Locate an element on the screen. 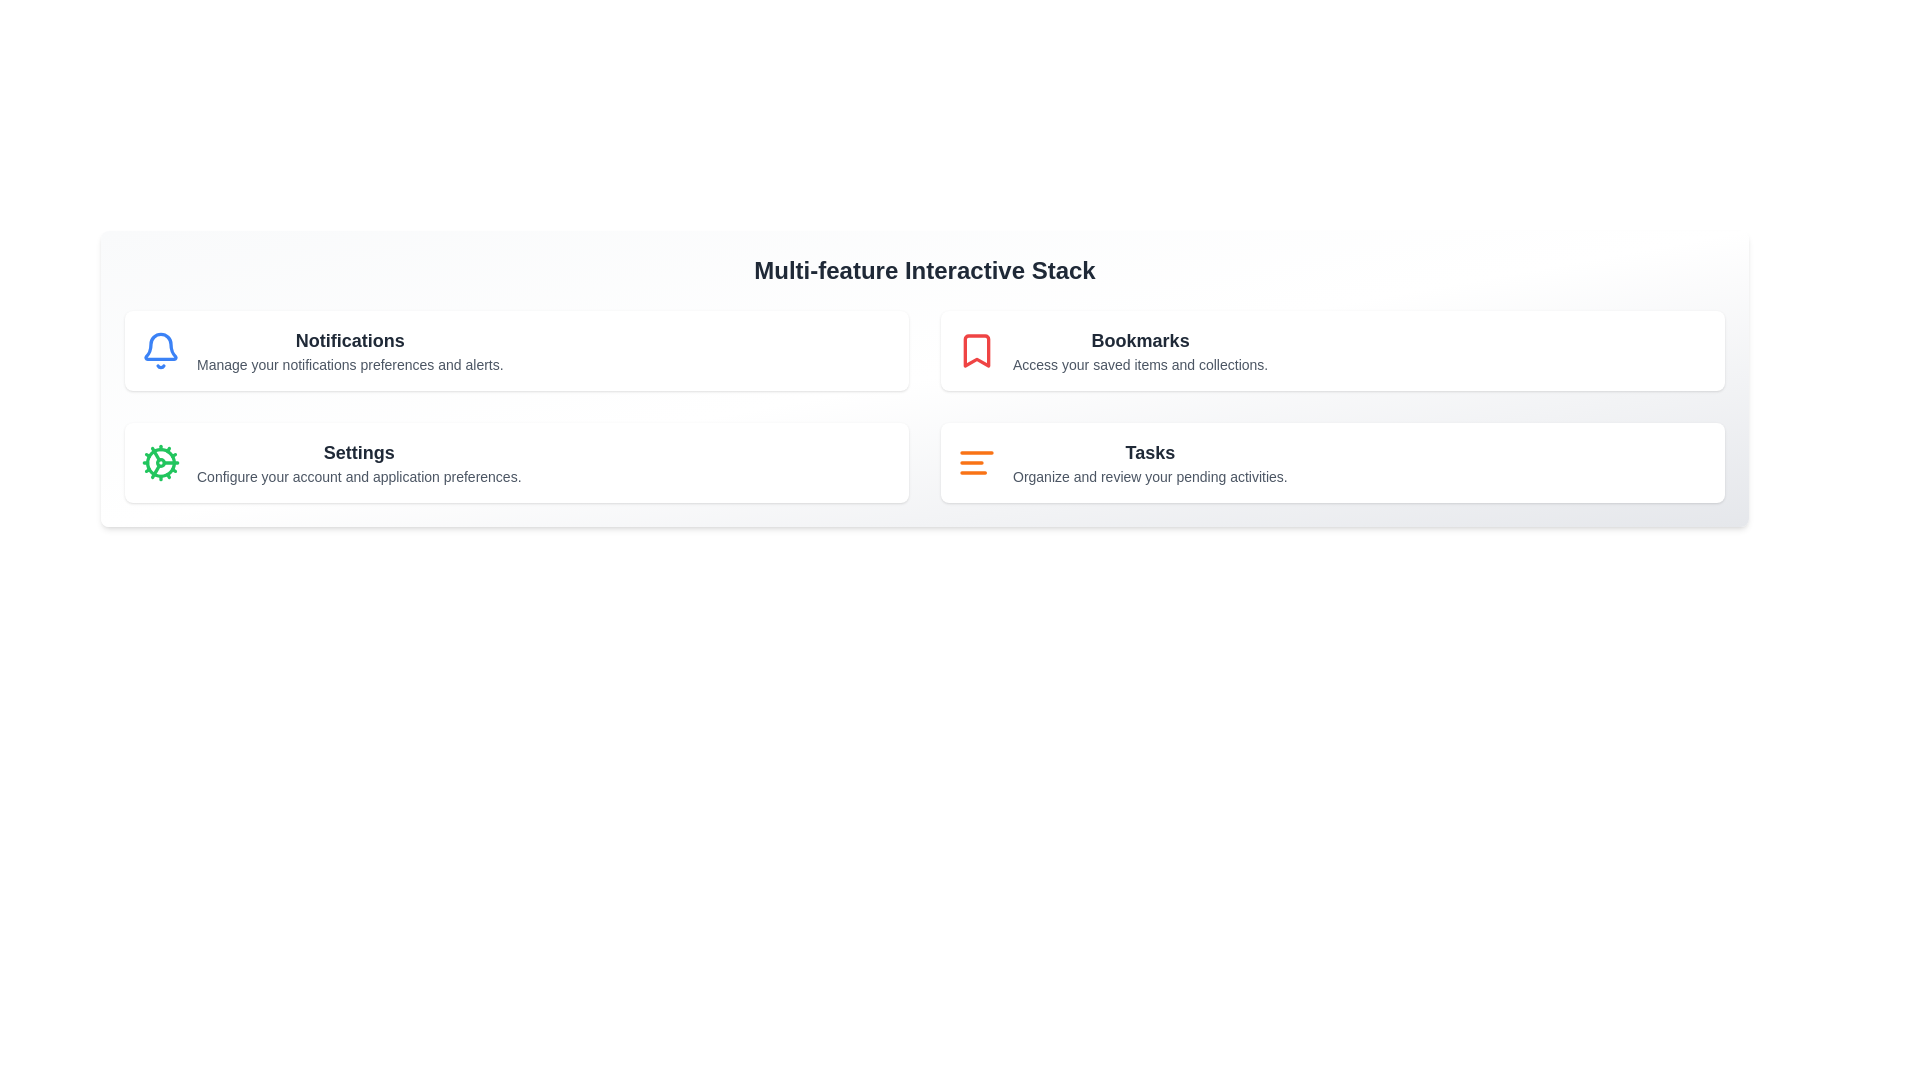 Image resolution: width=1920 pixels, height=1080 pixels. title text located in the right section of the lower row of two rectangular containers, positioned above the description of tasks is located at coordinates (1150, 452).